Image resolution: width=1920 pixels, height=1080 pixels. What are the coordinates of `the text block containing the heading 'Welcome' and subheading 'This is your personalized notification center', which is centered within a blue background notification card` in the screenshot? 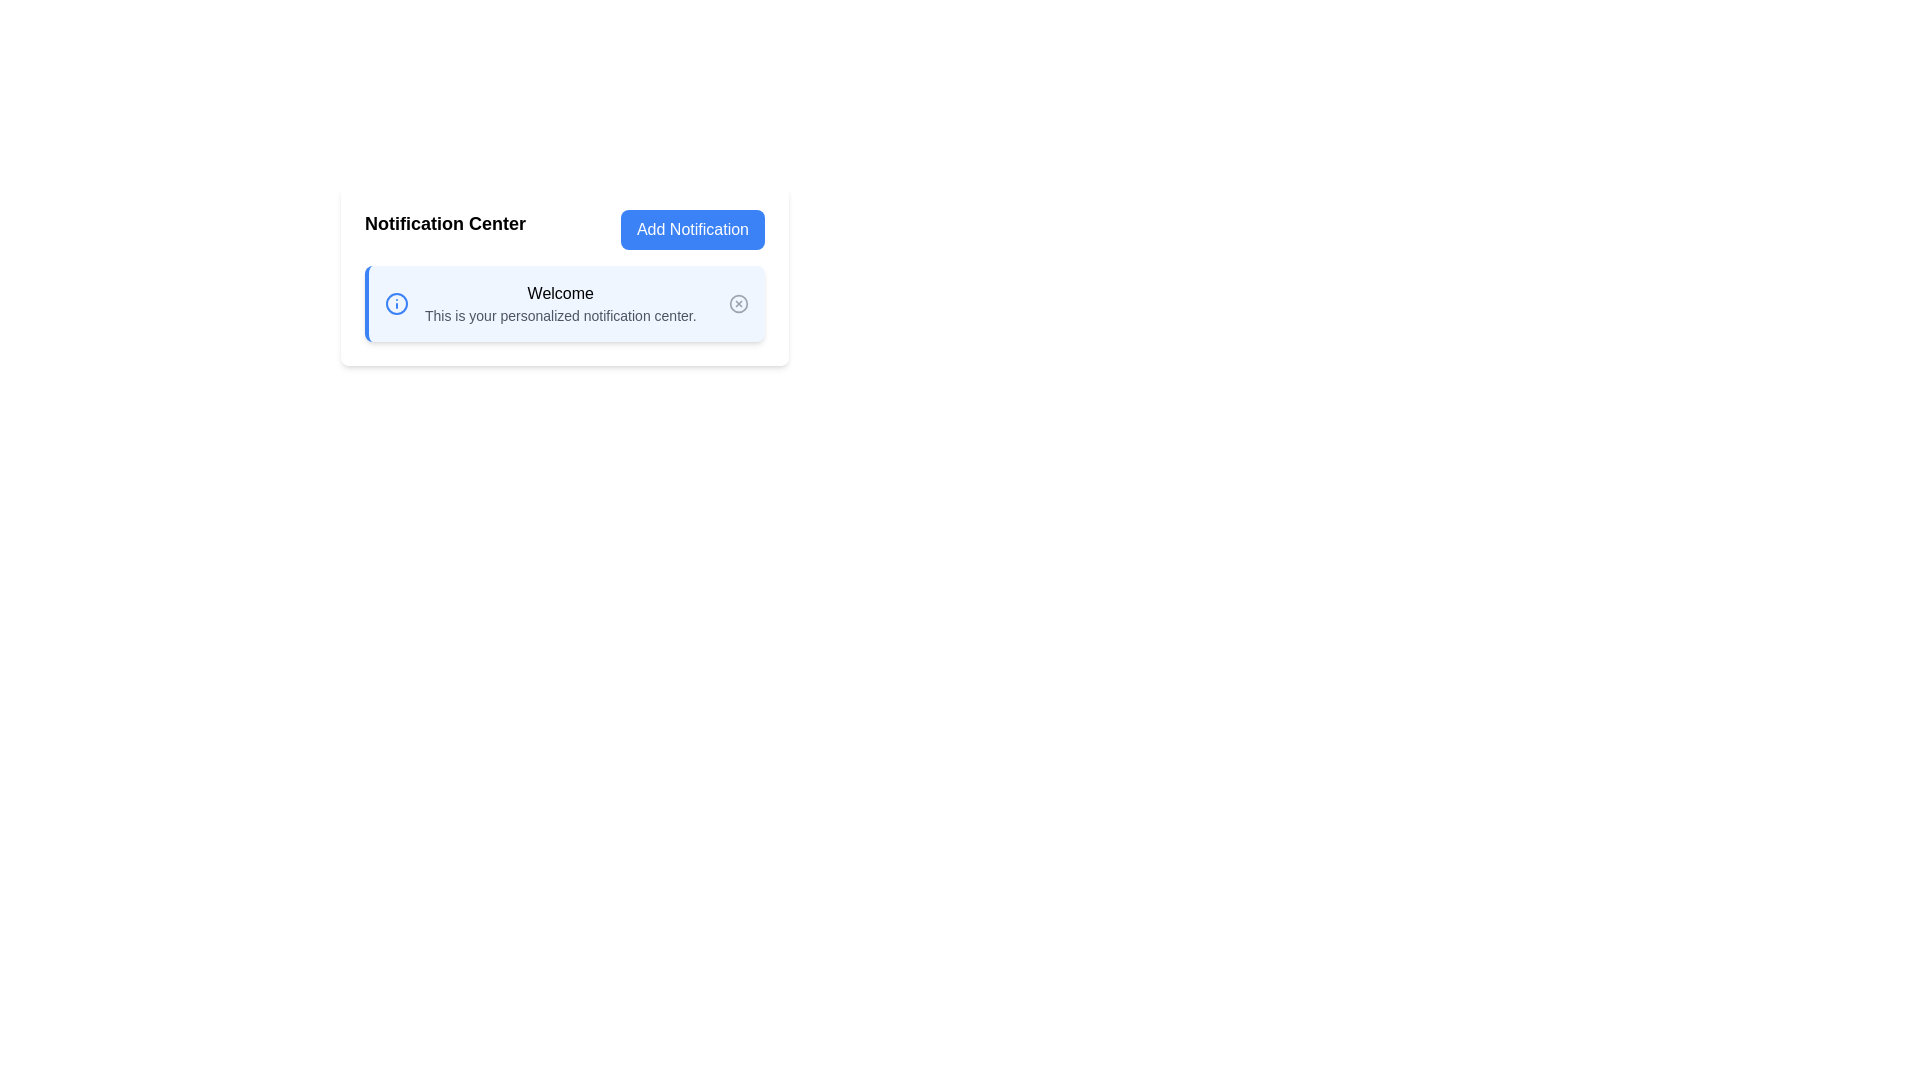 It's located at (560, 304).